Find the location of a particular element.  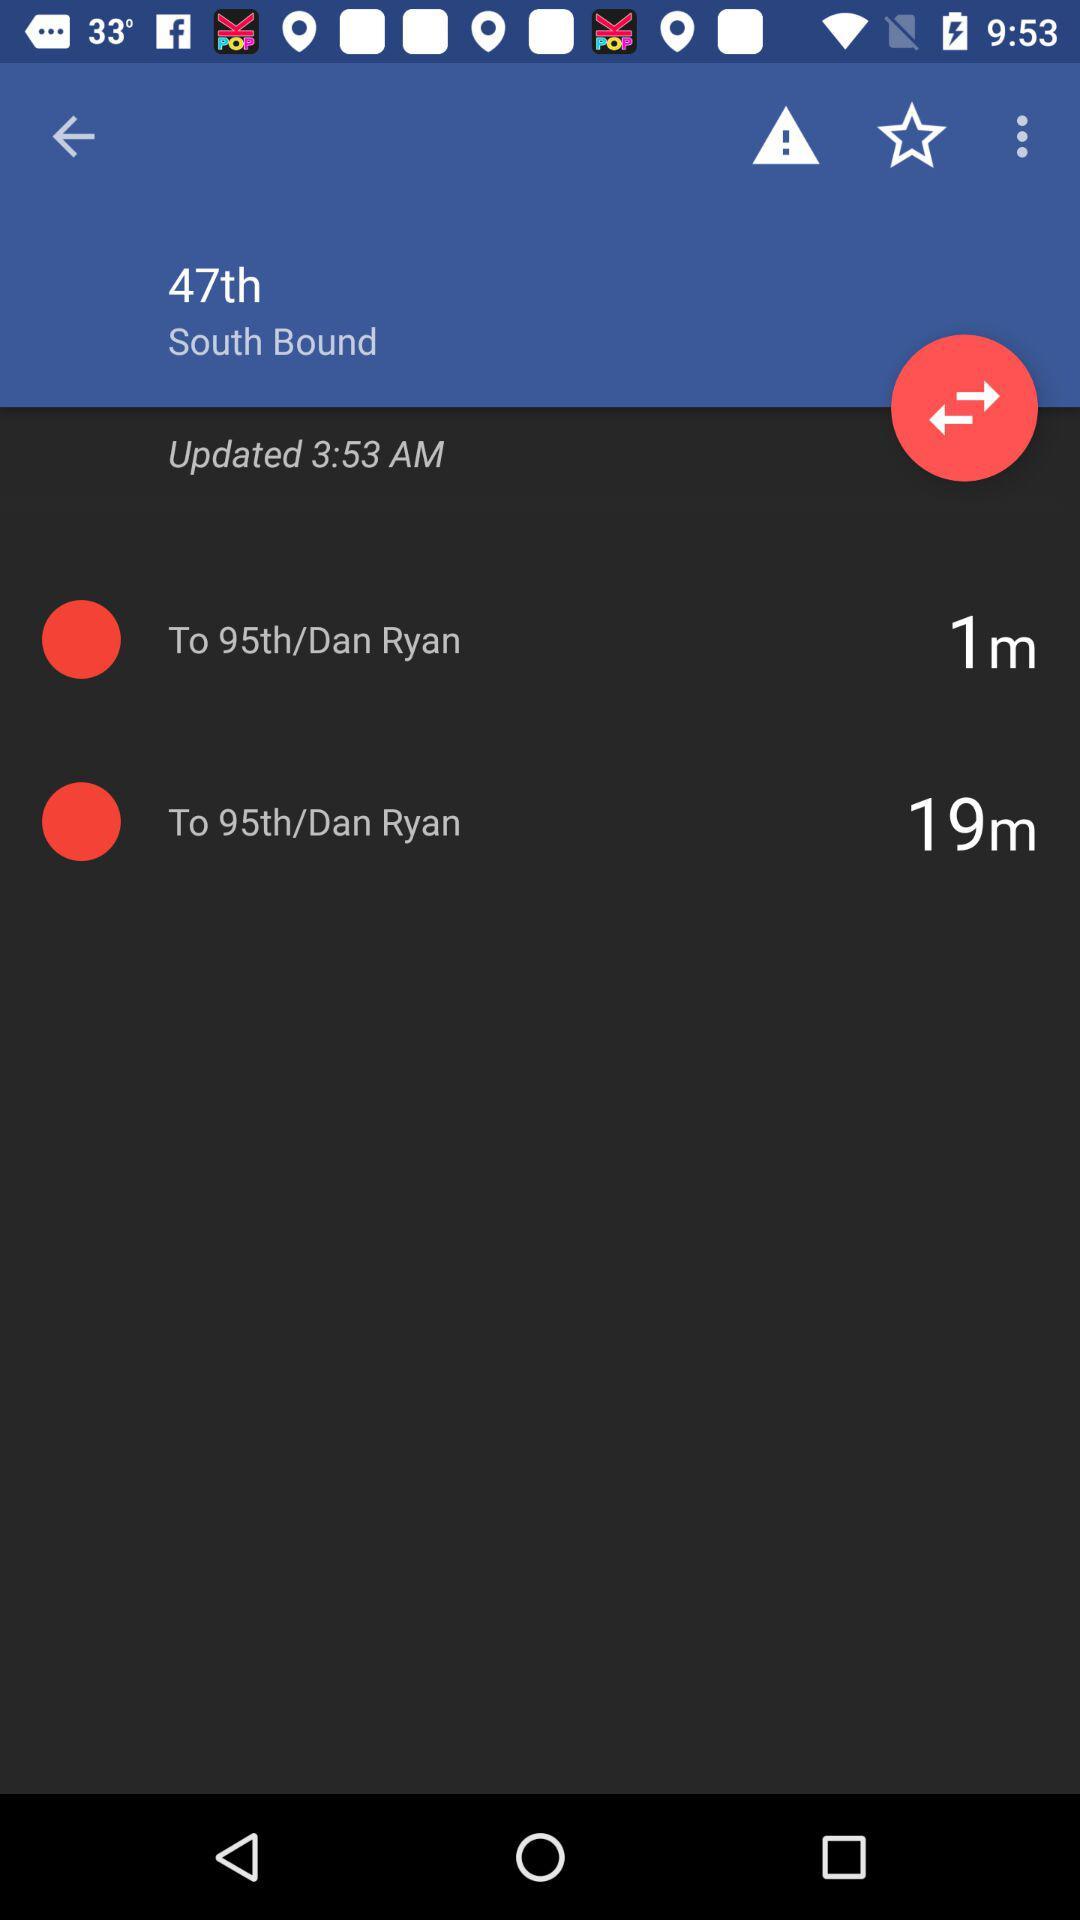

the 1 item is located at coordinates (966, 638).